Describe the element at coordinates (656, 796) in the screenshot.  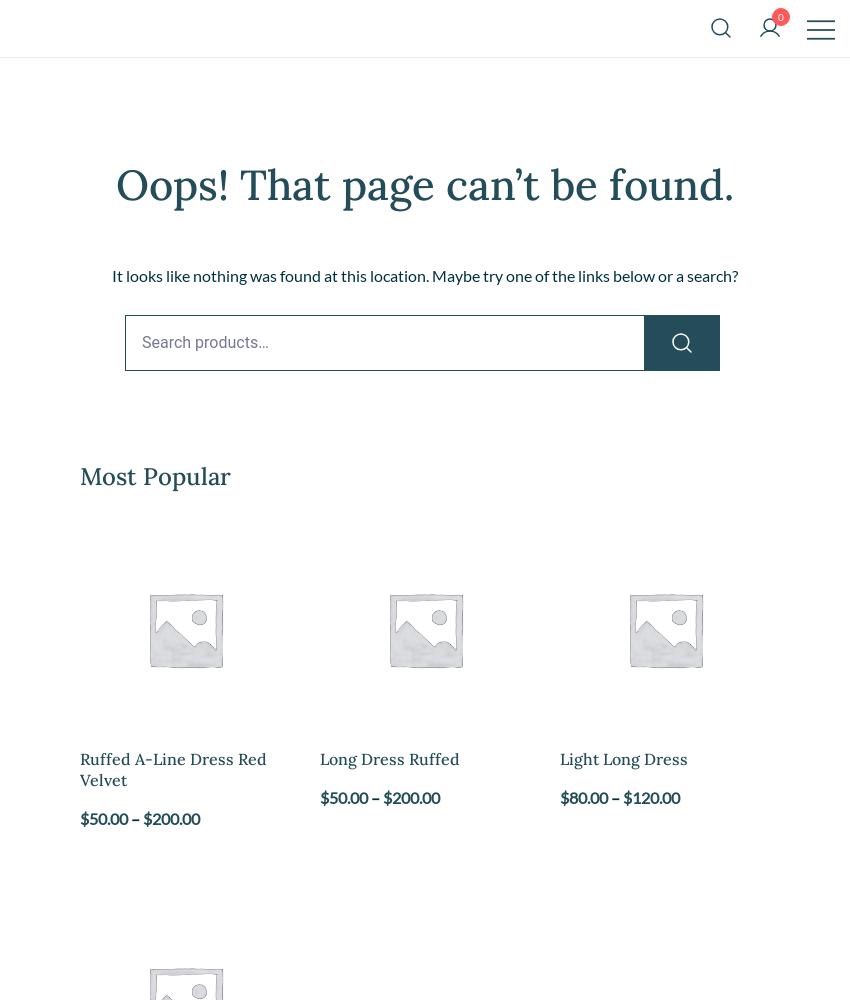
I see `'120.00'` at that location.